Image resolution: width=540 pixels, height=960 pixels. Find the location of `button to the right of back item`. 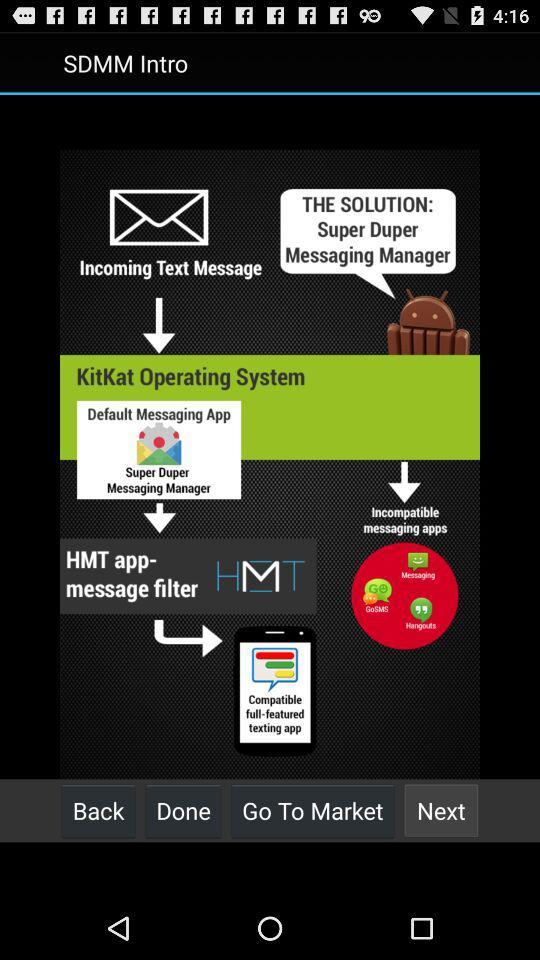

button to the right of back item is located at coordinates (183, 810).